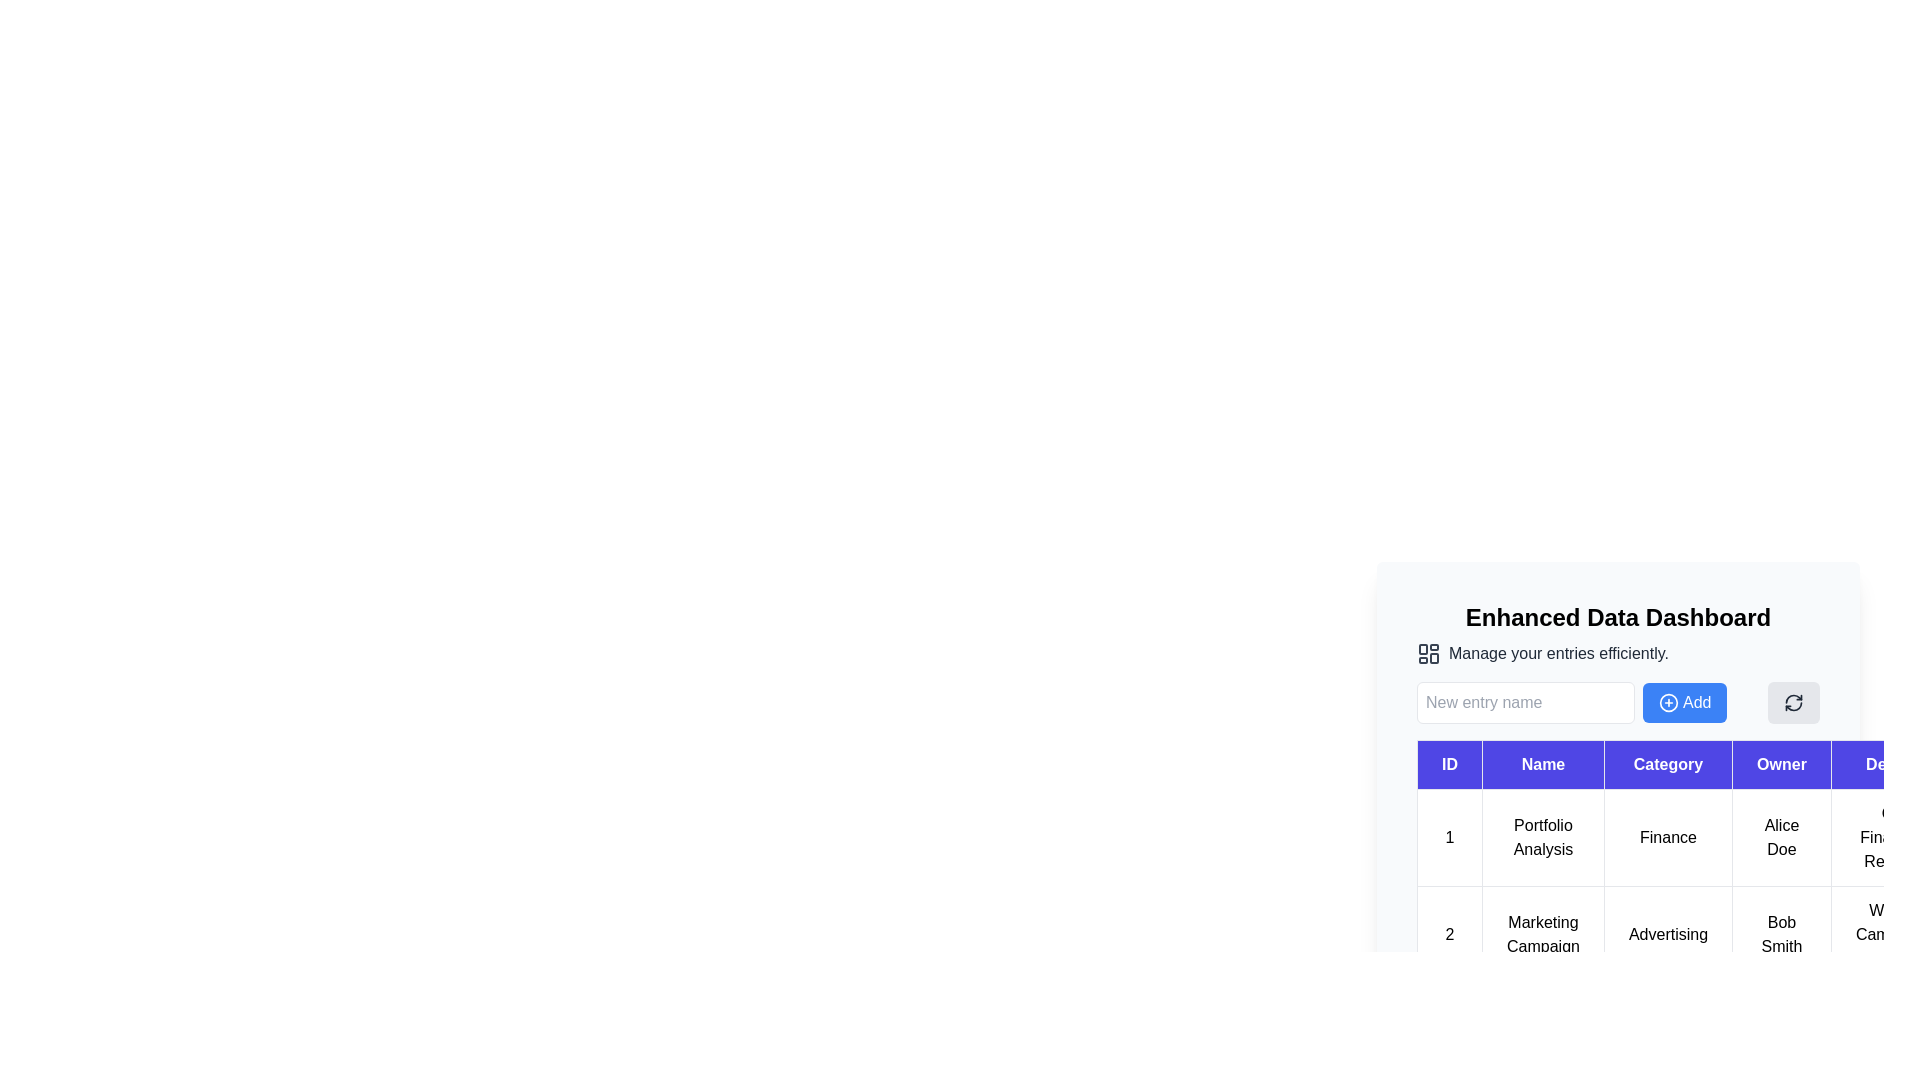  I want to click on the Table Header Cell displaying 'Category' with a purple background and white text, which is the third cell in the header row of the table, so click(1668, 764).